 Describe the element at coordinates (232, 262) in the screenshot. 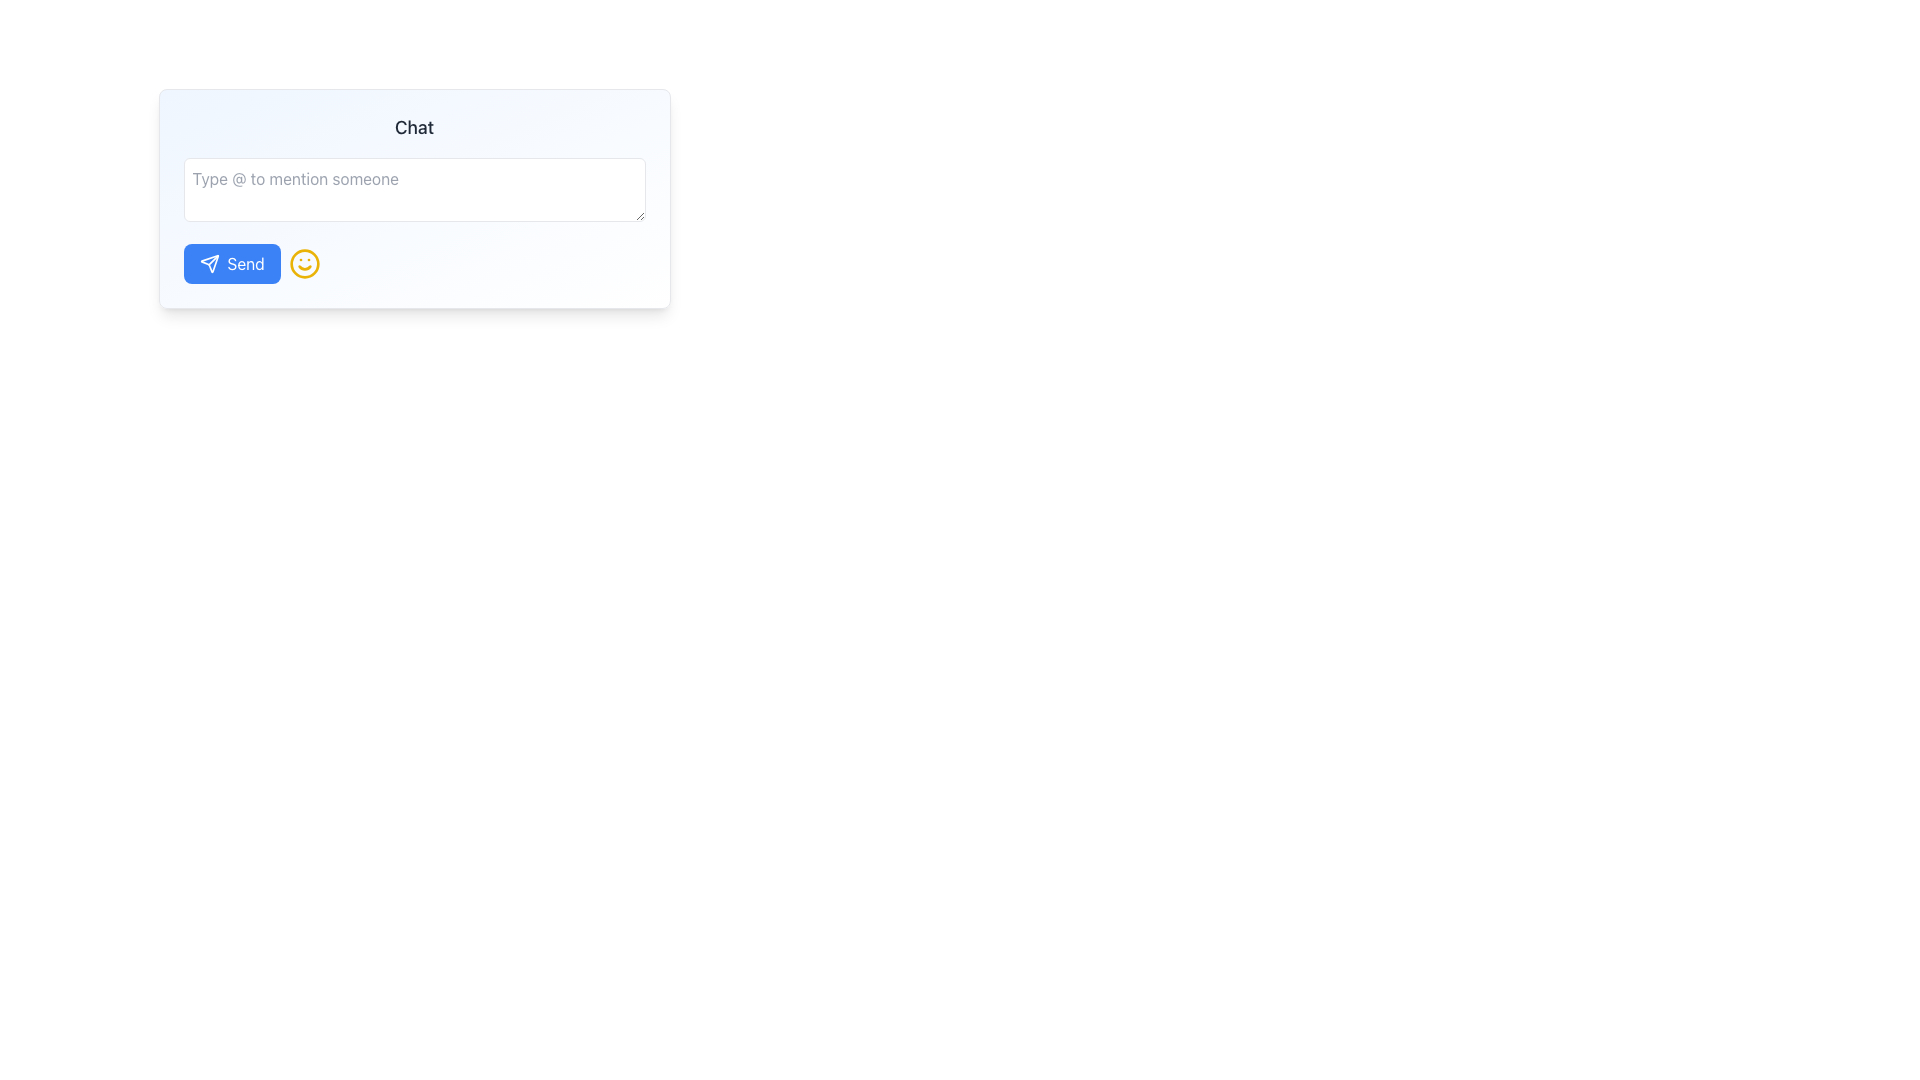

I see `the submit button located at the bottom-left of the chat interface to trigger the hover effect` at that location.